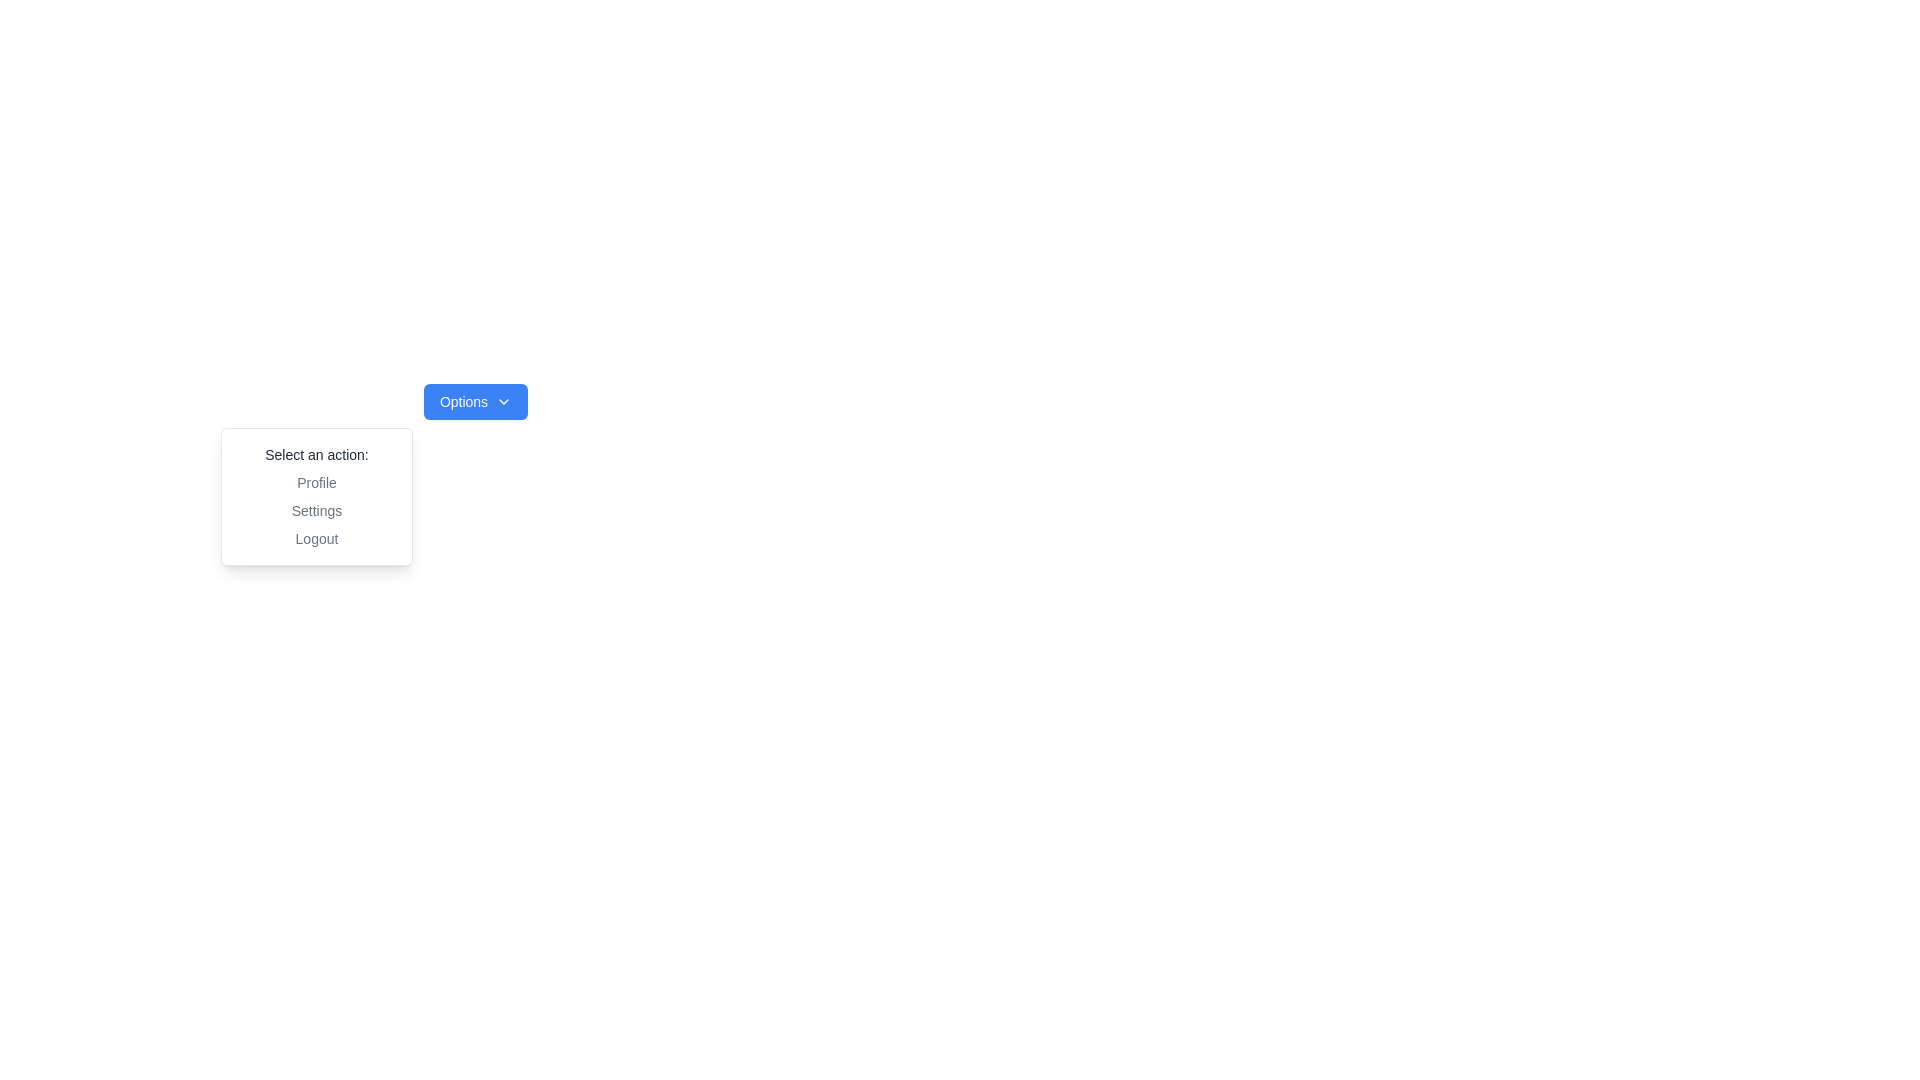 The width and height of the screenshot is (1920, 1080). What do you see at coordinates (315, 509) in the screenshot?
I see `the static text label displaying 'Settings', which is less emphasized and located between 'Profile' and 'Logout' in the list` at bounding box center [315, 509].